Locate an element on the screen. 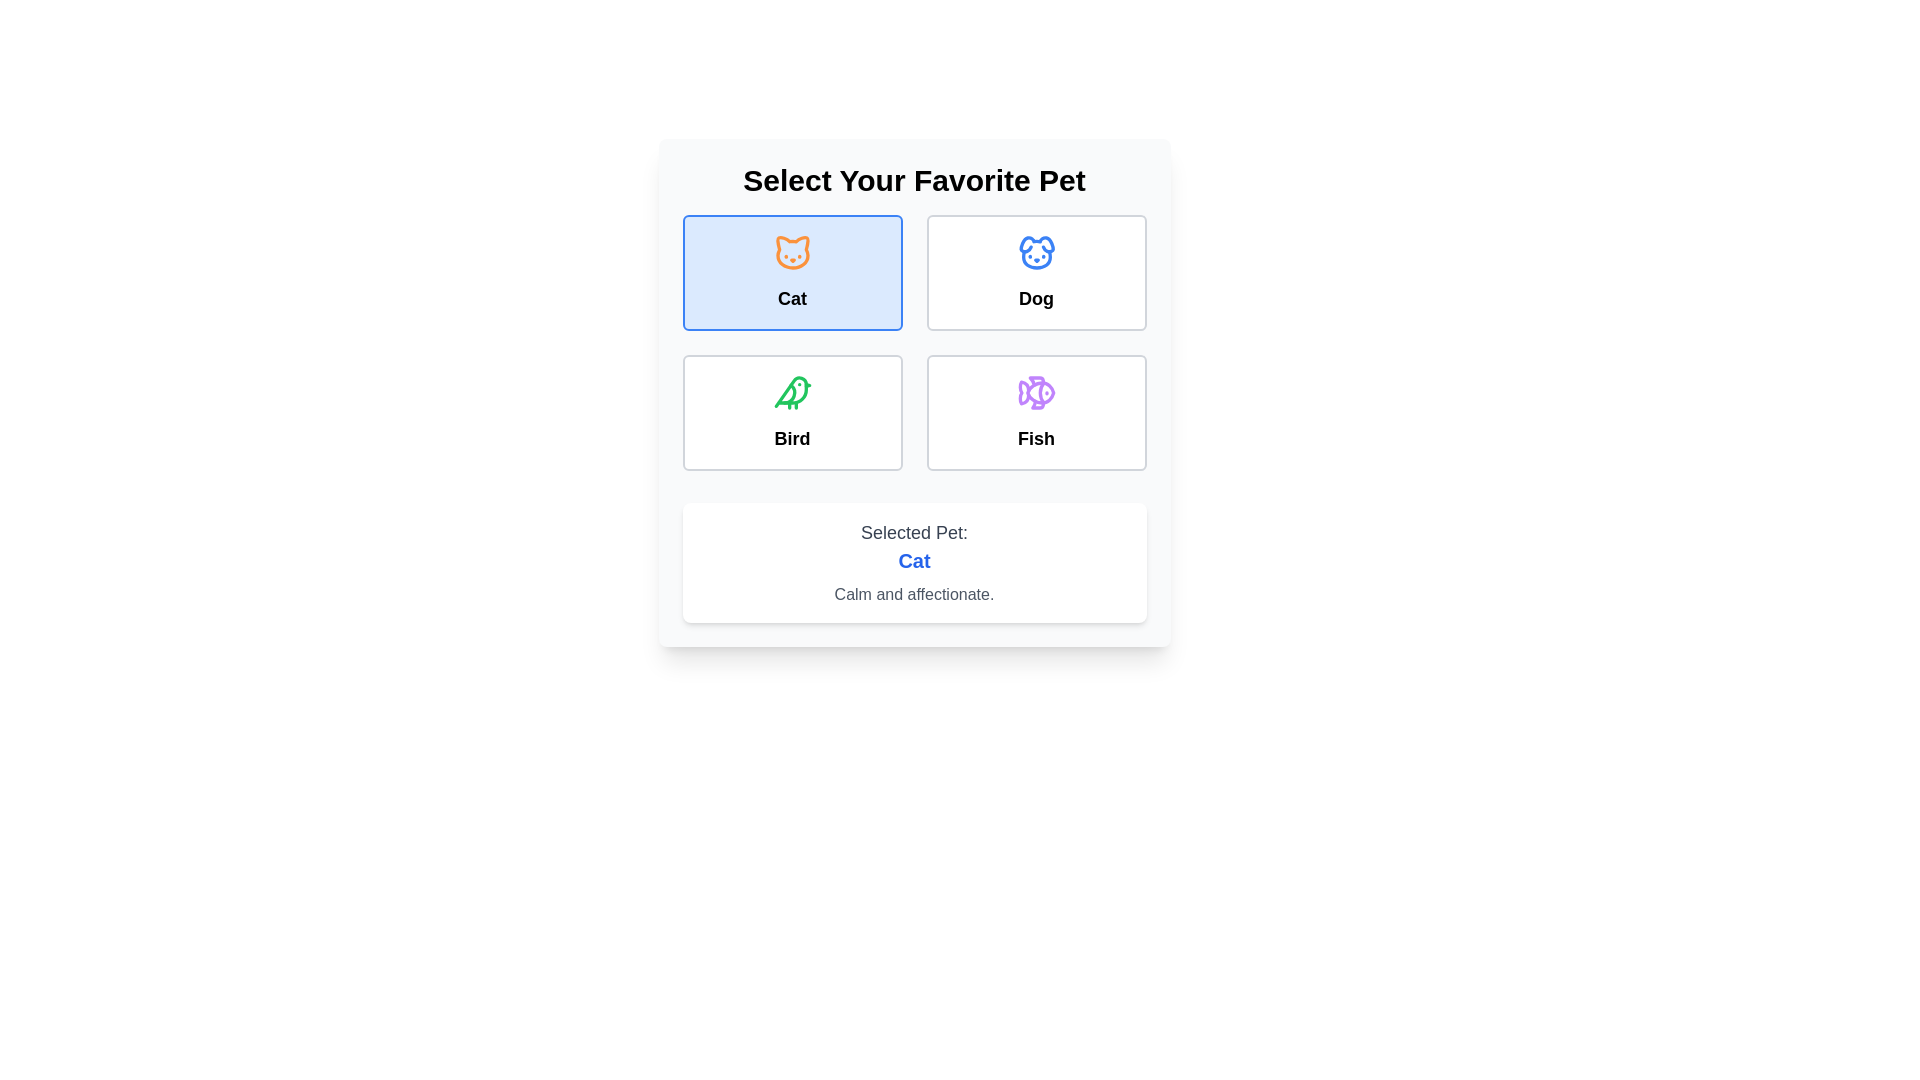 Image resolution: width=1920 pixels, height=1080 pixels. the 'Bird' selectable card, which has a white background, grey border, and a green bird icon at the top is located at coordinates (791, 411).